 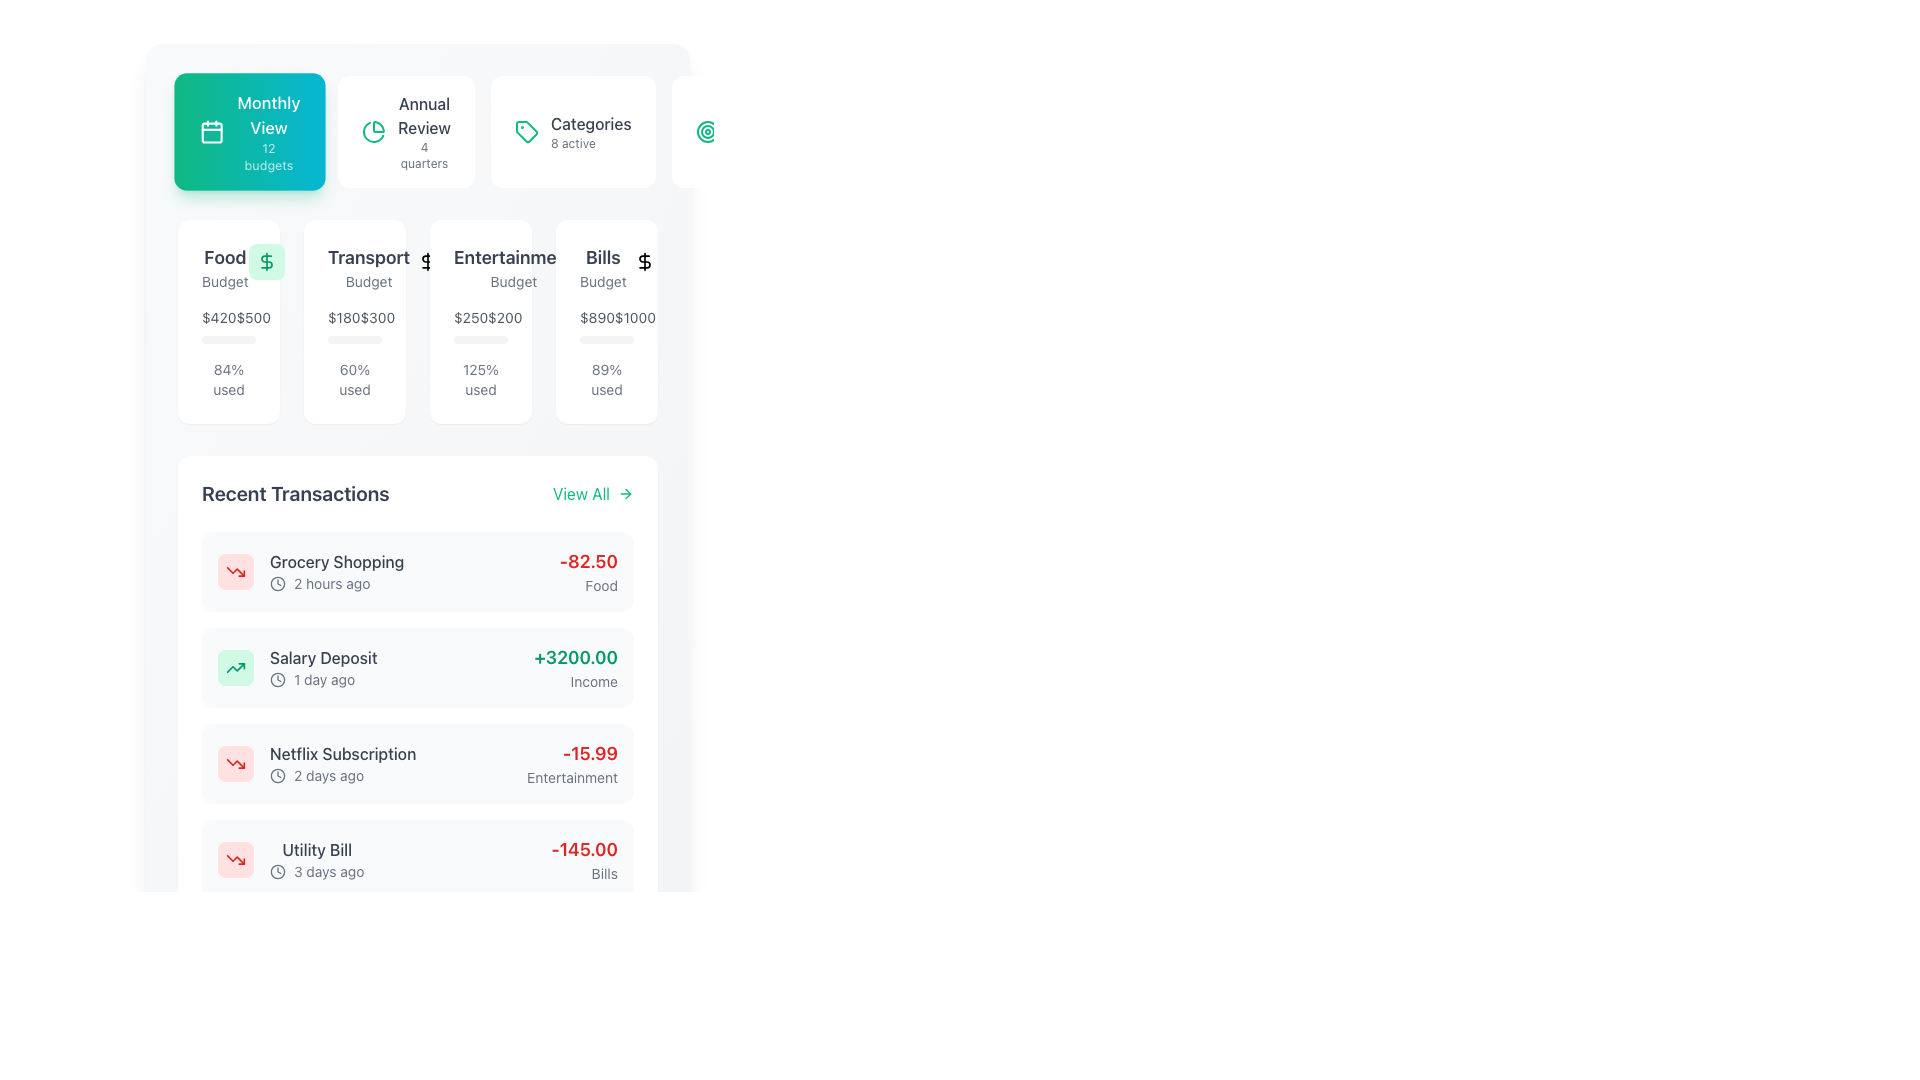 I want to click on the first List item (transaction record) under the 'Recent Transactions' section, which shows 'Grocery Shopping', so click(x=310, y=571).